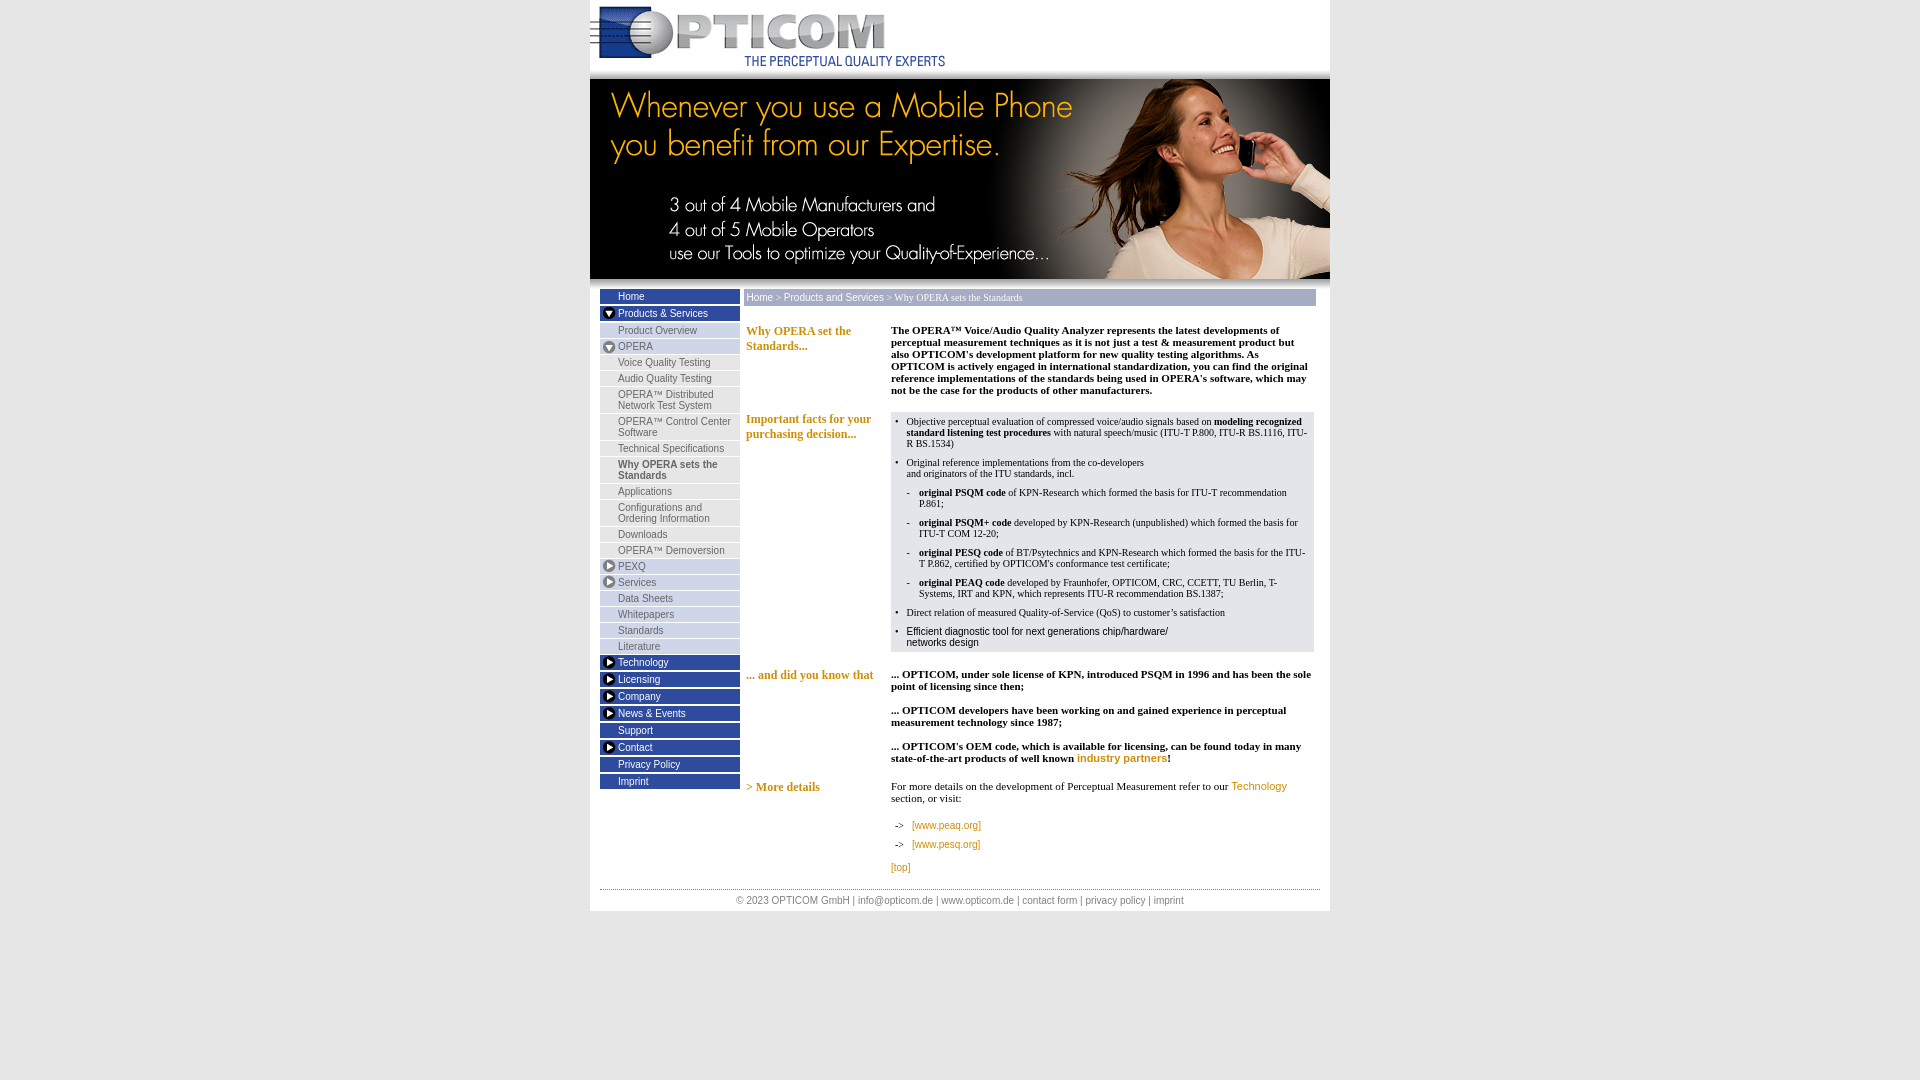 Image resolution: width=1920 pixels, height=1080 pixels. I want to click on 'Technology', so click(599, 662).